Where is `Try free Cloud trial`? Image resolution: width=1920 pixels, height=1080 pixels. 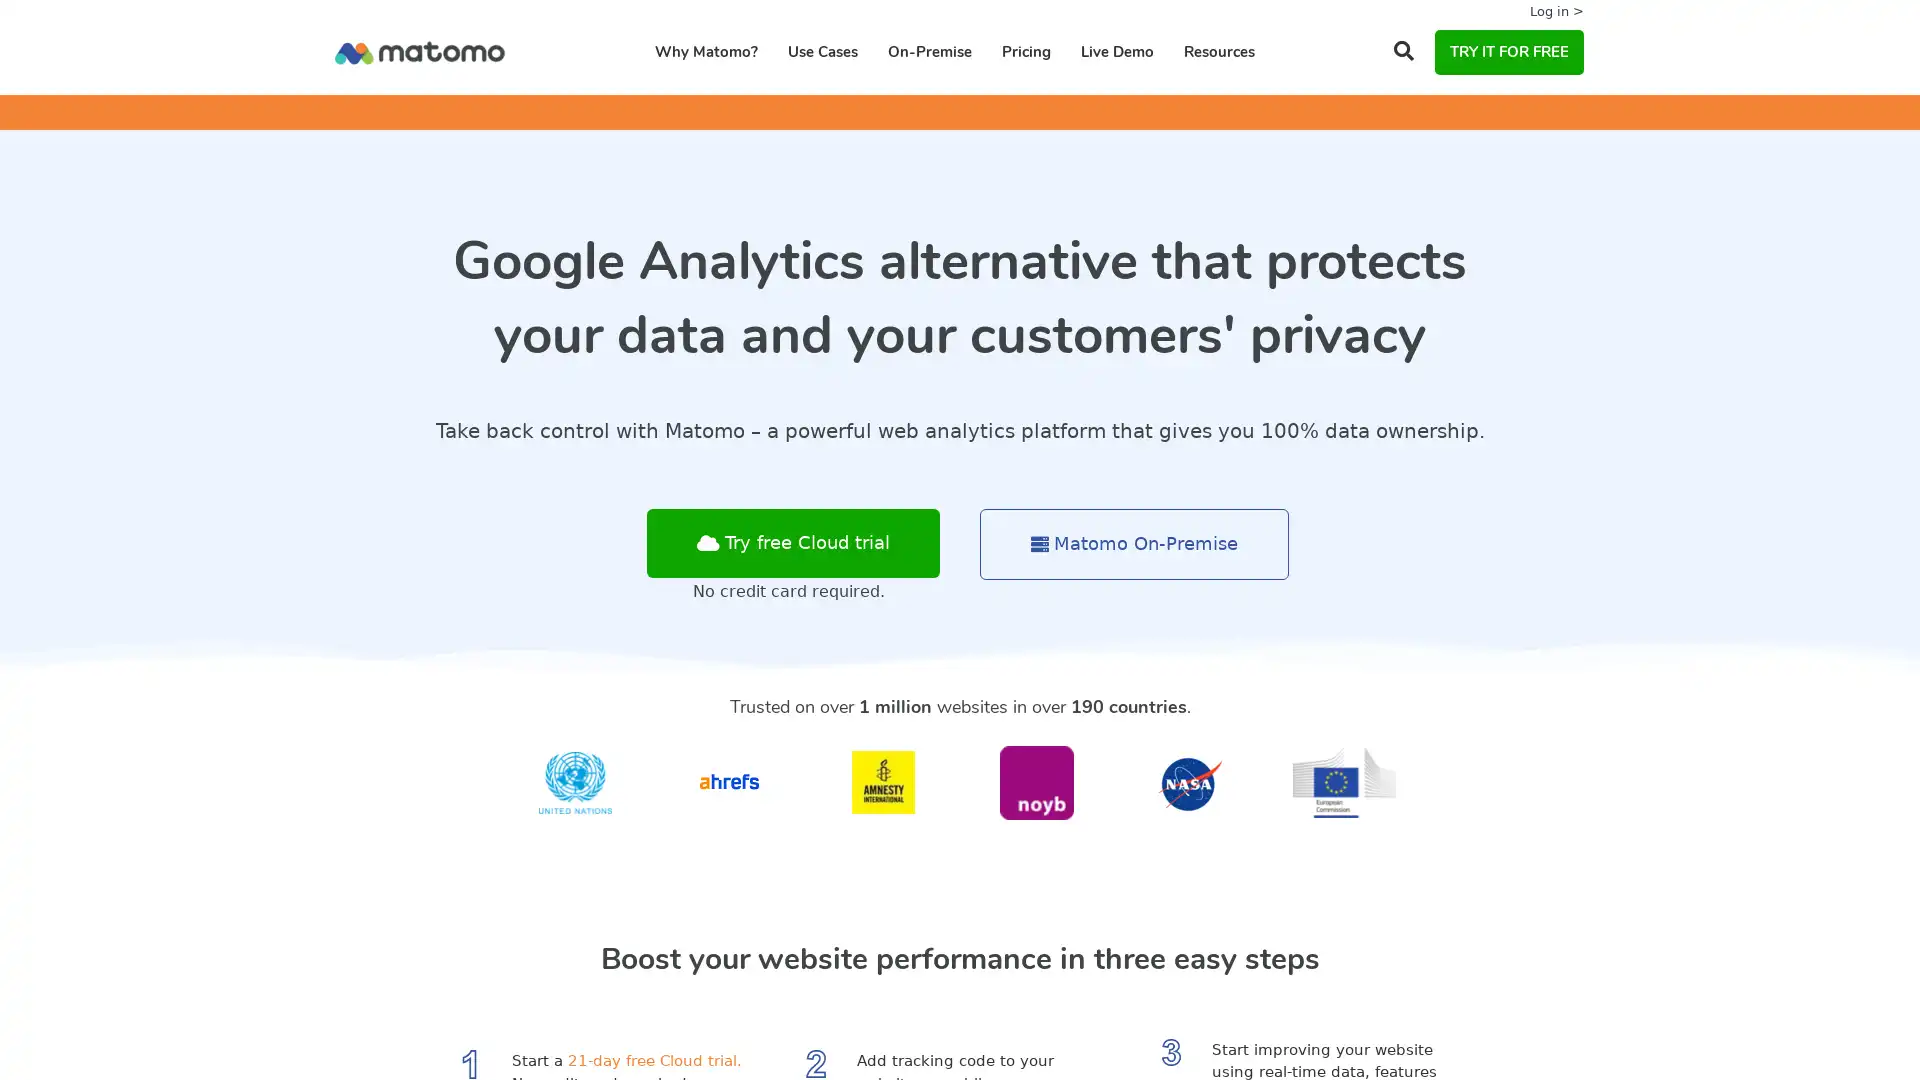 Try free Cloud trial is located at coordinates (792, 543).